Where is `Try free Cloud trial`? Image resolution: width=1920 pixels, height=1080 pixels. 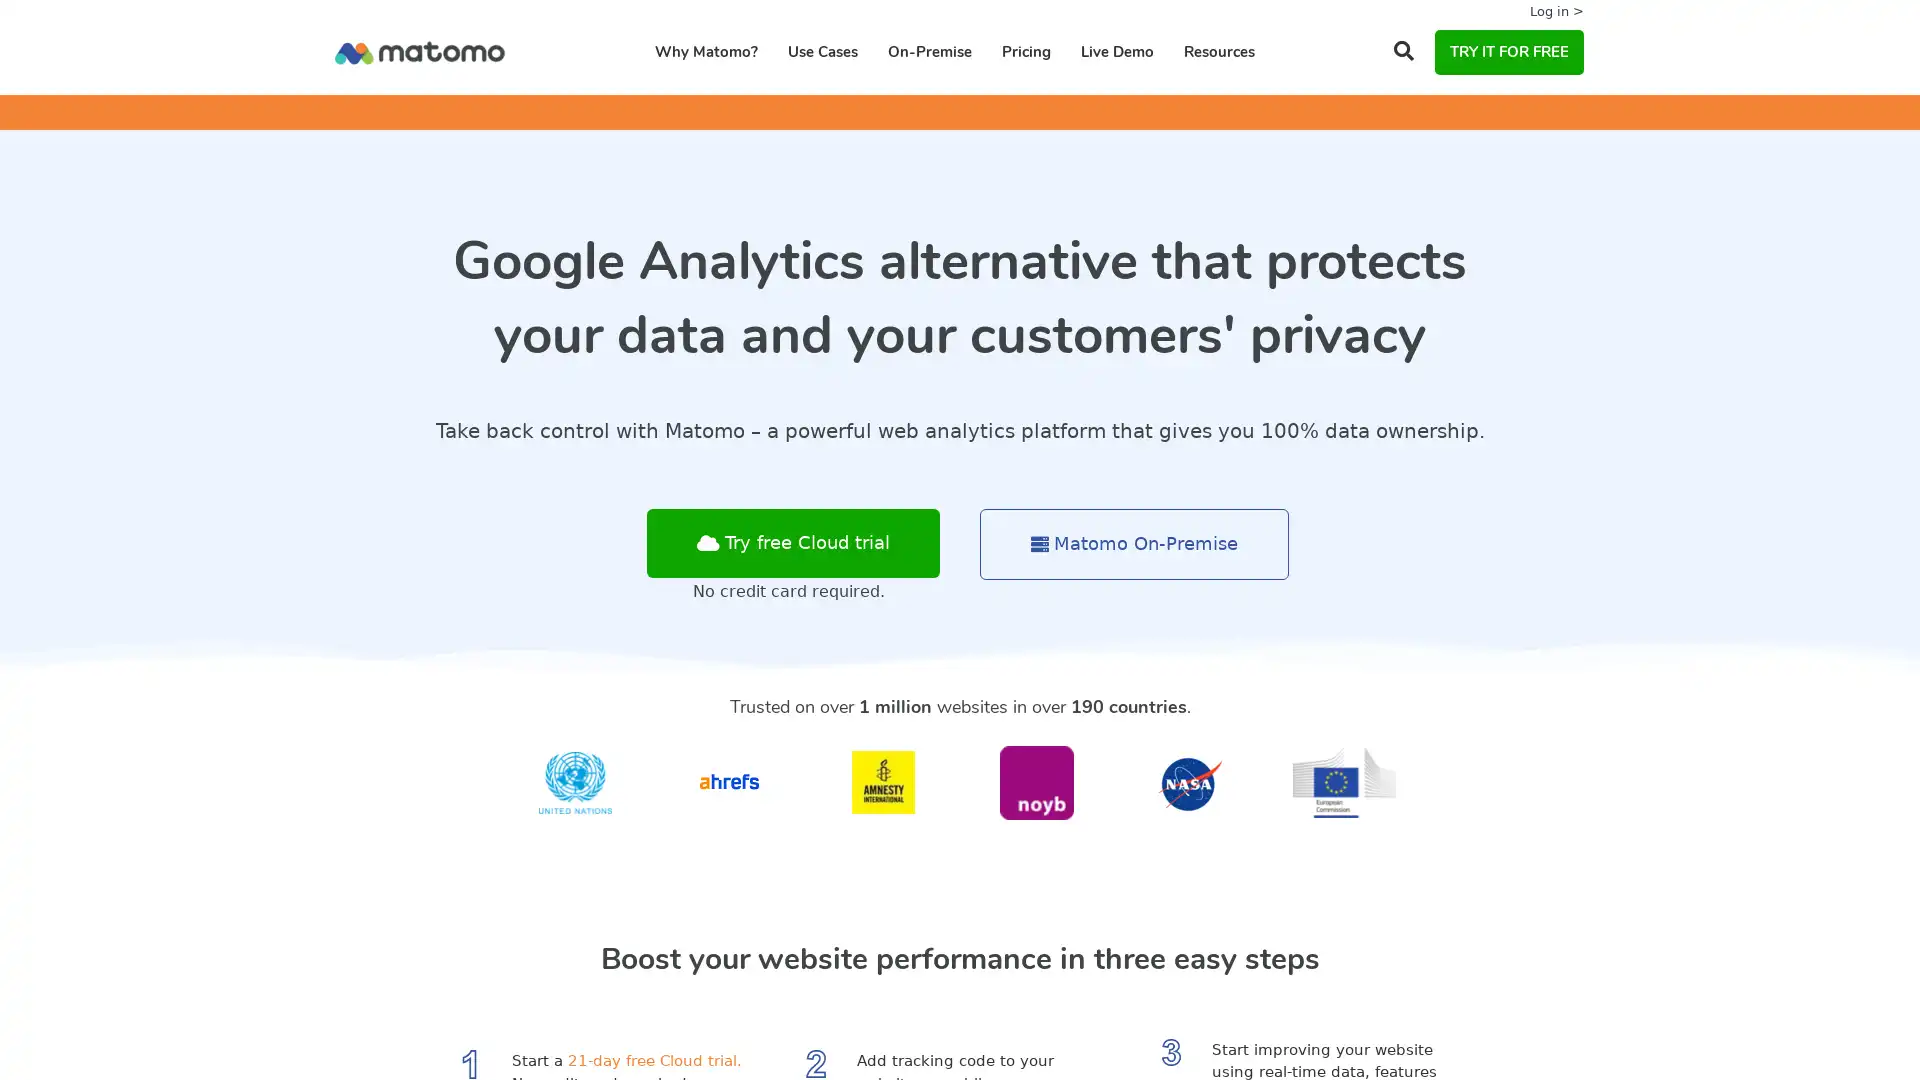 Try free Cloud trial is located at coordinates (792, 543).